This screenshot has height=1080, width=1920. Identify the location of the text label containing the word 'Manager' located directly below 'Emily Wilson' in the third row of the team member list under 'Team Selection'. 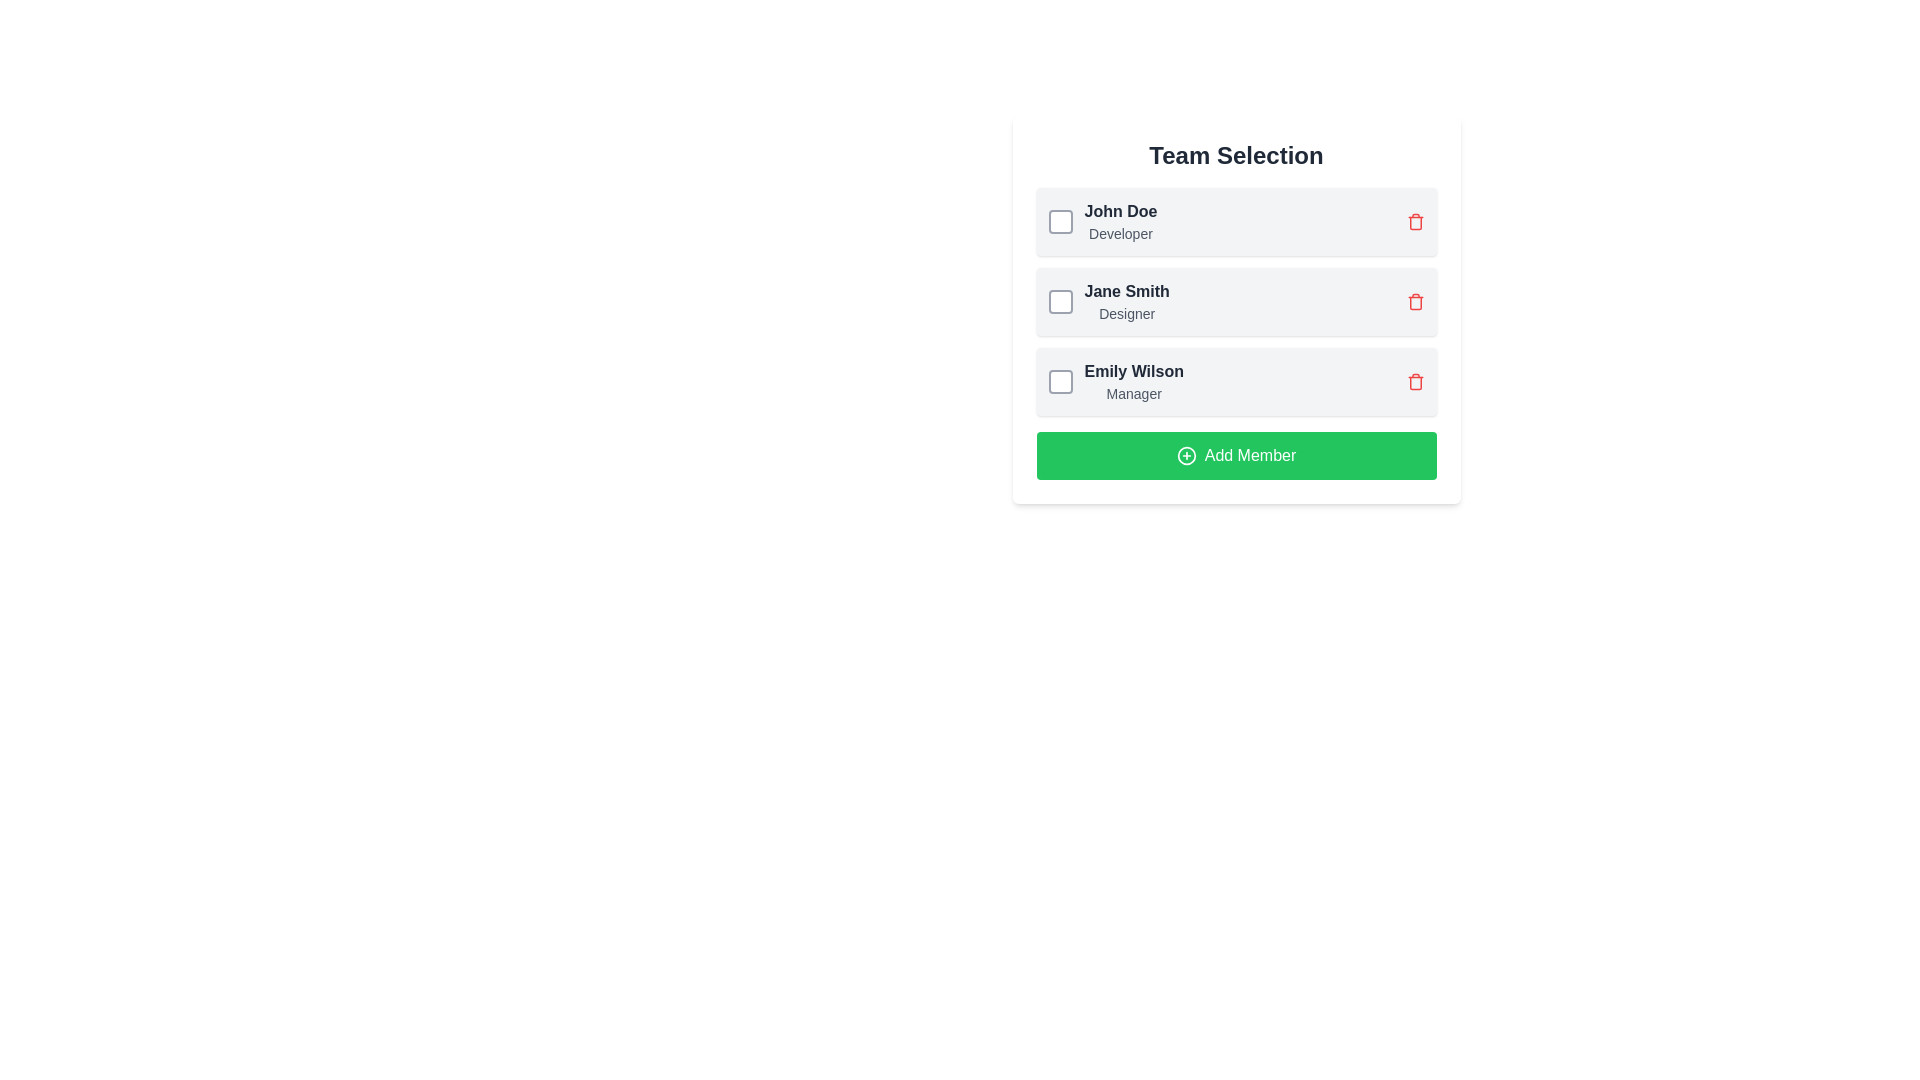
(1134, 393).